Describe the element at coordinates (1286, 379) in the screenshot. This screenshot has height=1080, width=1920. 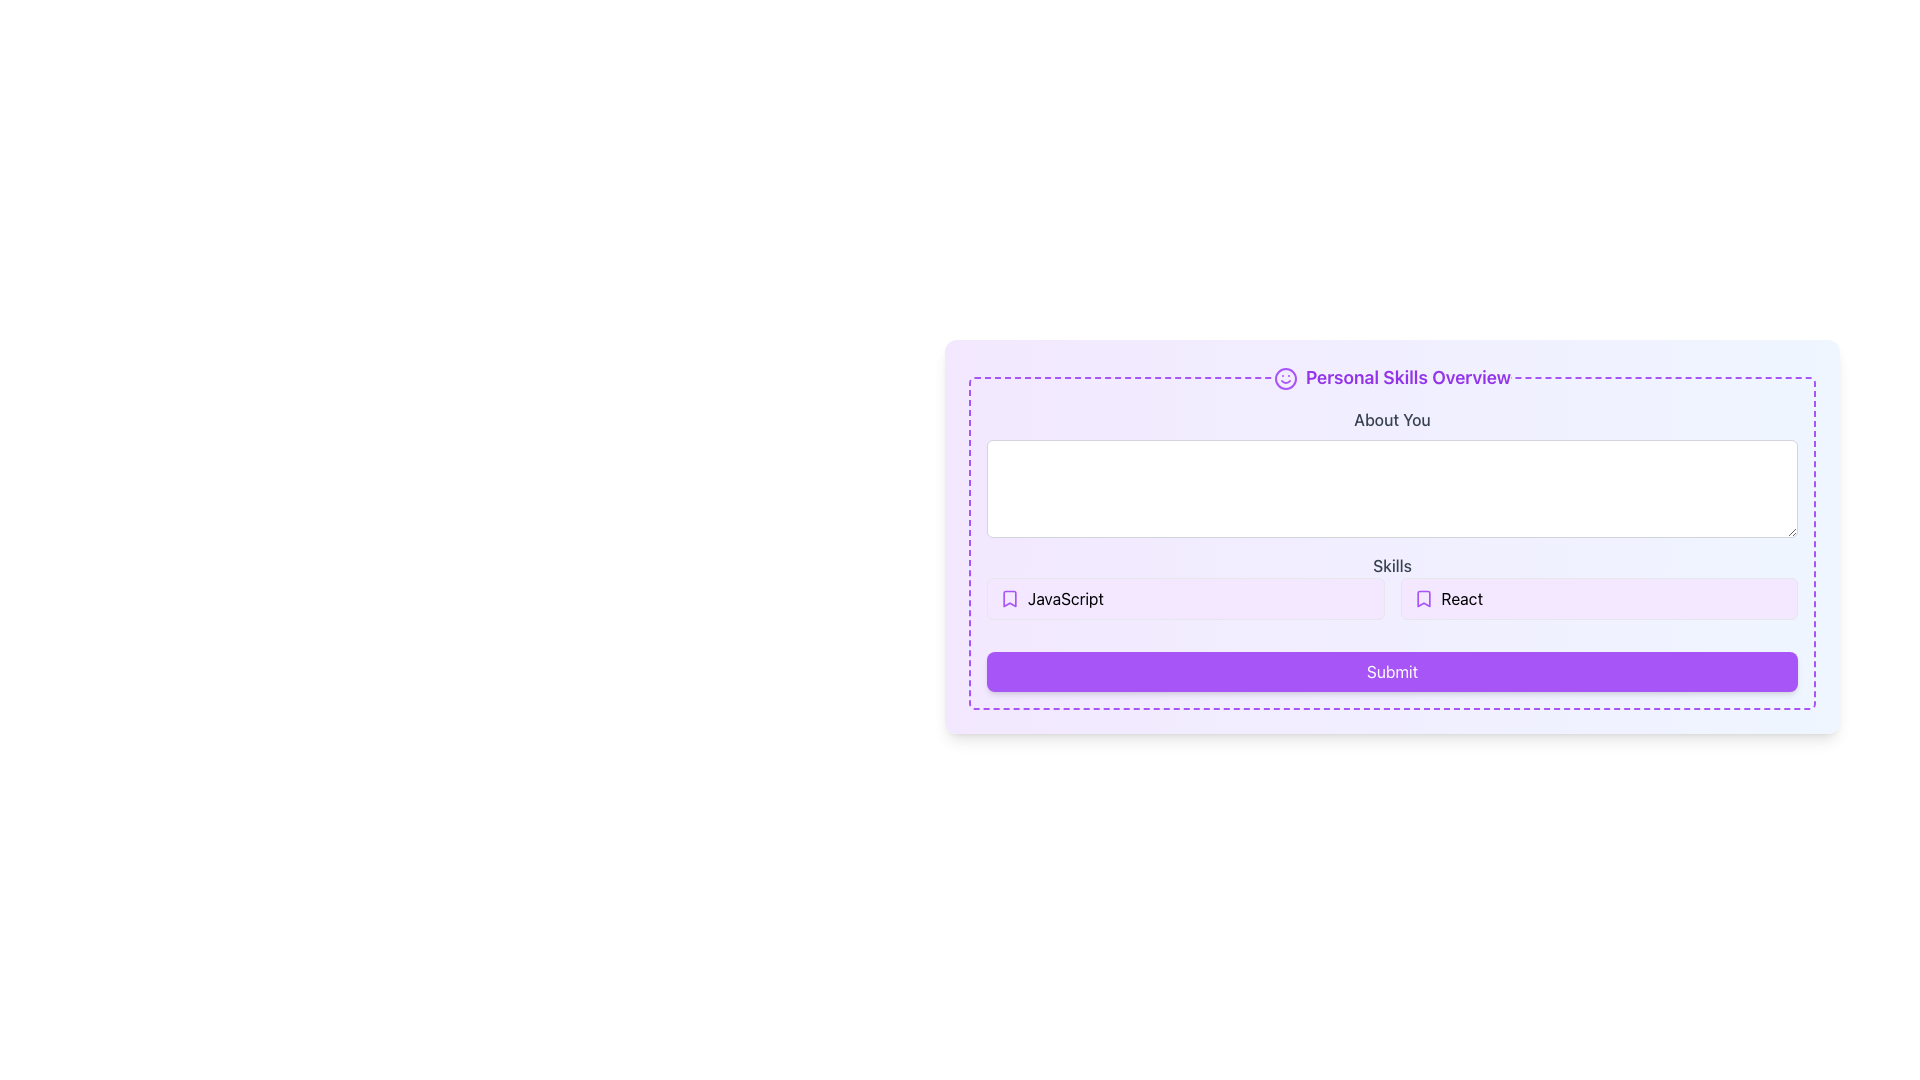
I see `the circular face outline within the smiley SVG icon in the 'Personal Skills Overview' section, located near the top-right corner of the header` at that location.